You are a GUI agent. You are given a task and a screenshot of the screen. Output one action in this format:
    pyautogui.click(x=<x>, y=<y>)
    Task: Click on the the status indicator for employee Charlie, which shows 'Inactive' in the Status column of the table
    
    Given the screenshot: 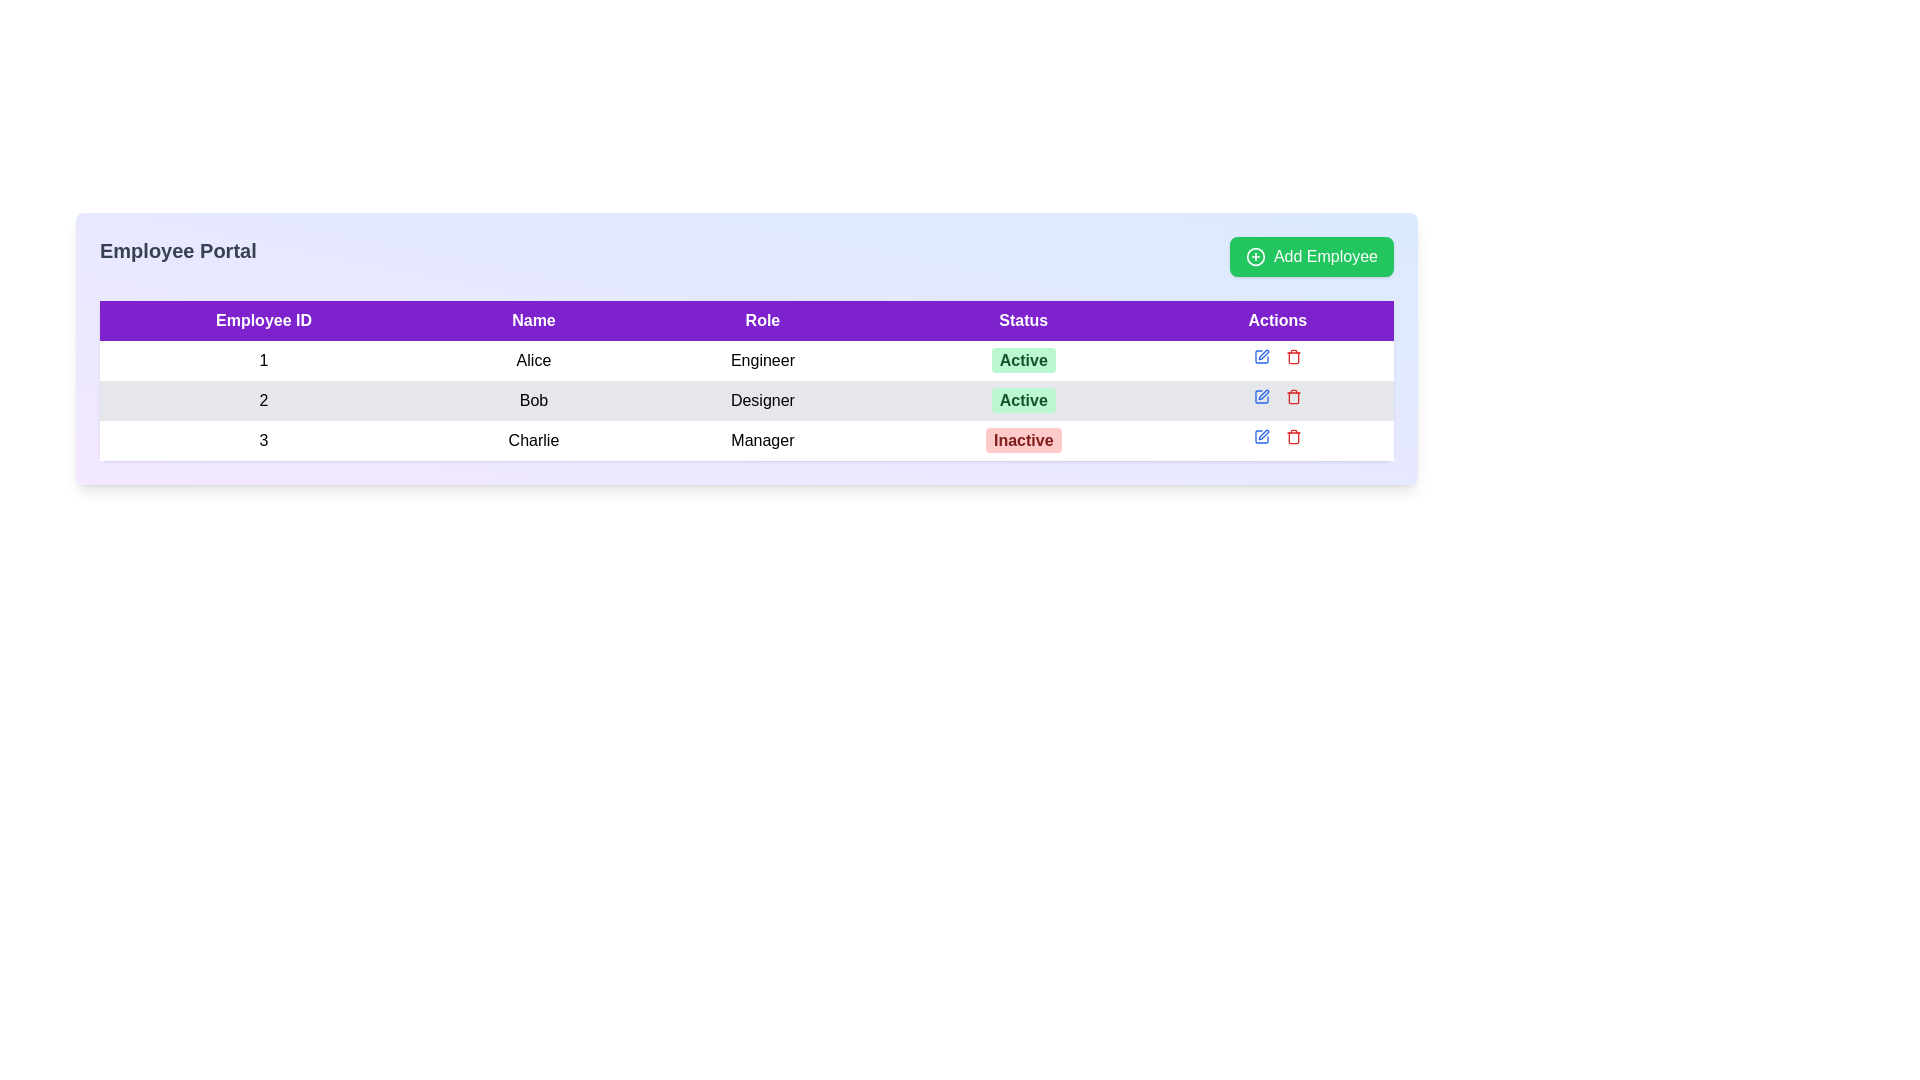 What is the action you would take?
    pyautogui.click(x=1023, y=439)
    